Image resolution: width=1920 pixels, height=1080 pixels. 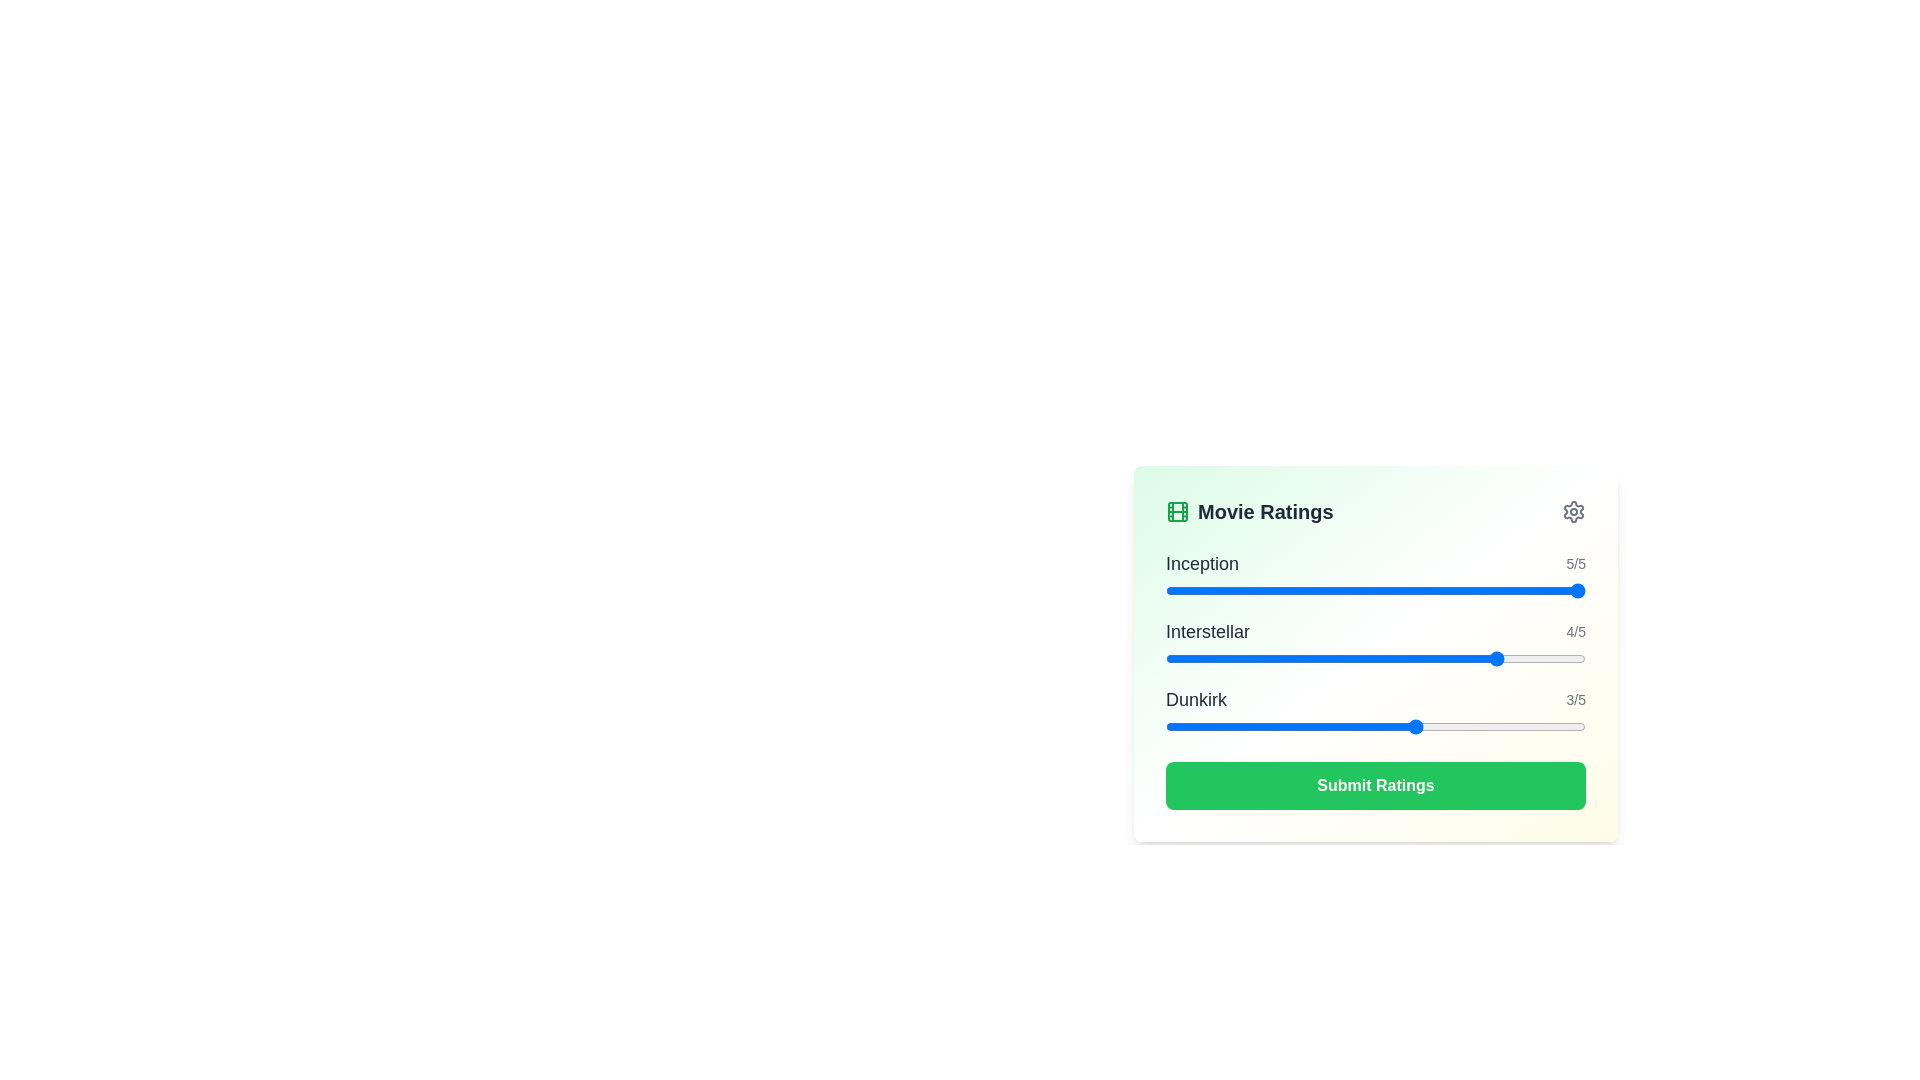 I want to click on the rating for 'Interstellar', so click(x=1416, y=659).